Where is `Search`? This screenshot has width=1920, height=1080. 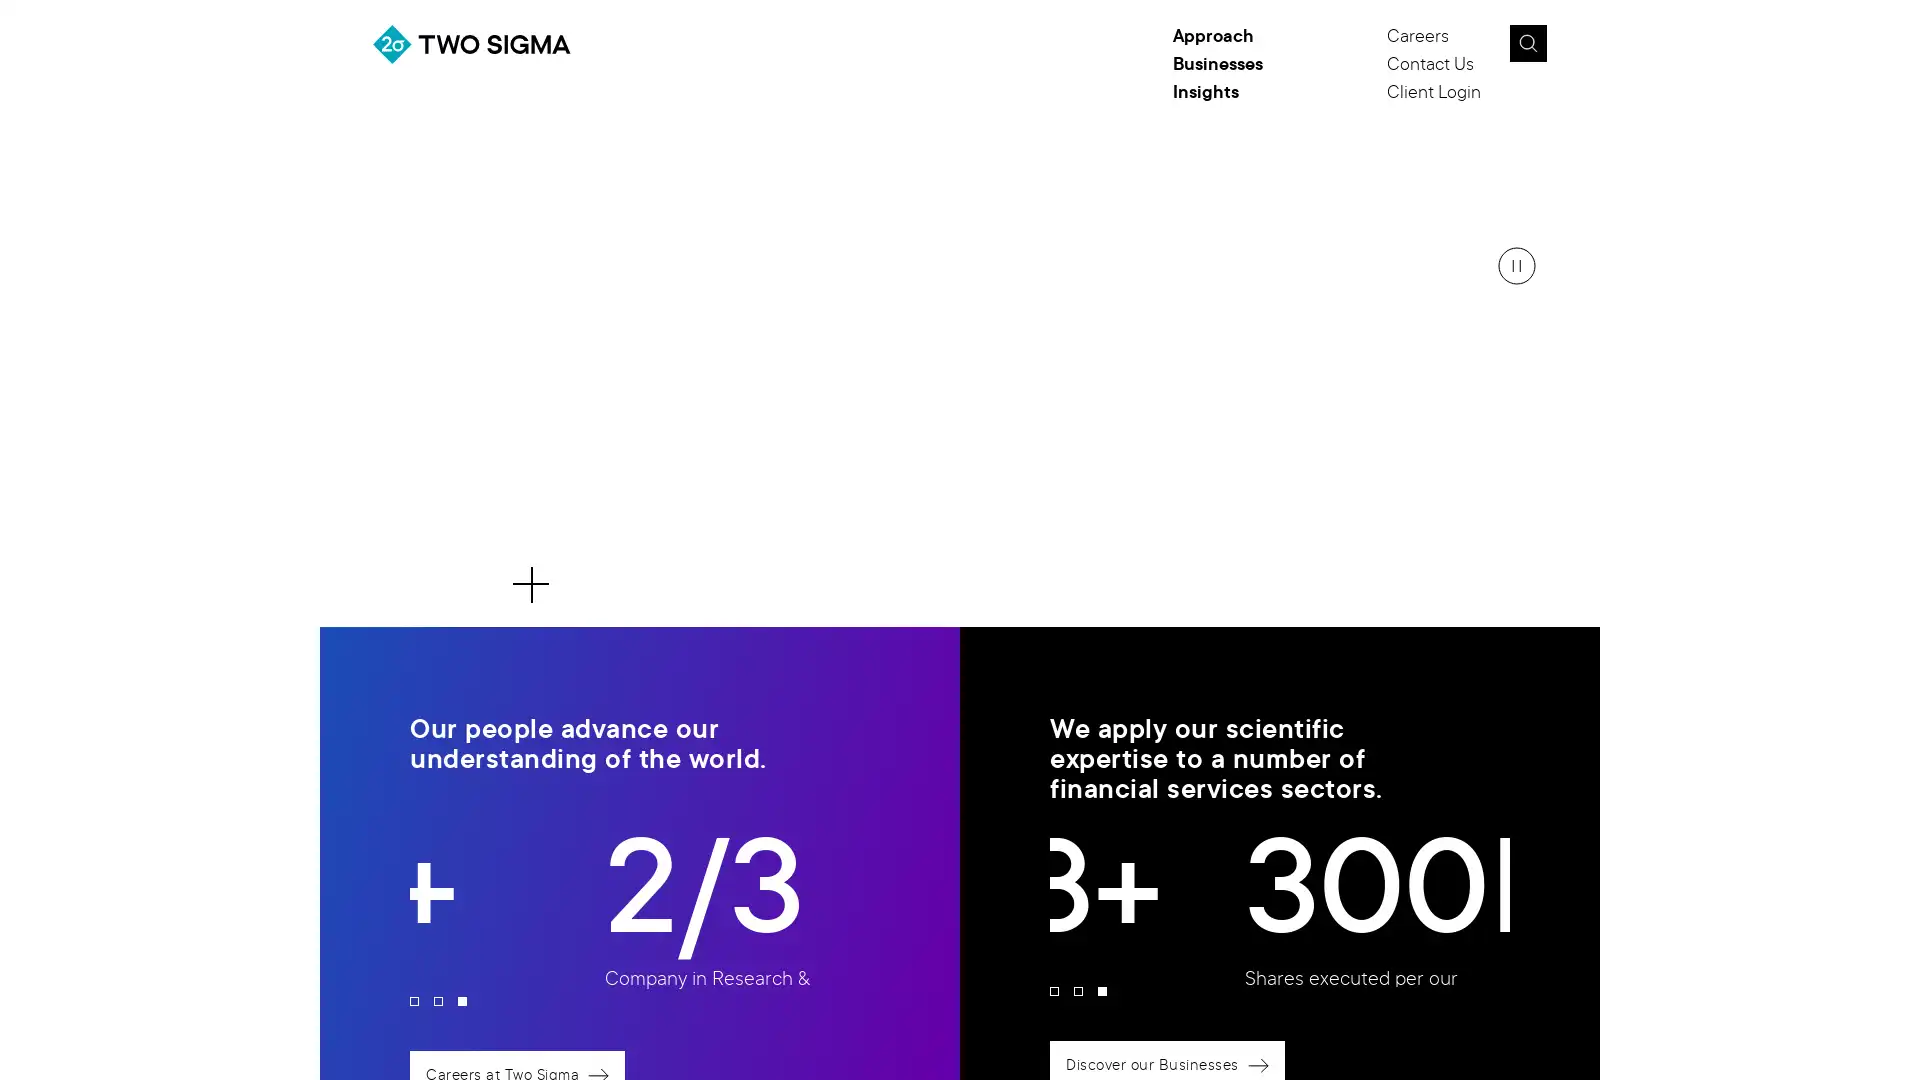
Search is located at coordinates (1573, 49).